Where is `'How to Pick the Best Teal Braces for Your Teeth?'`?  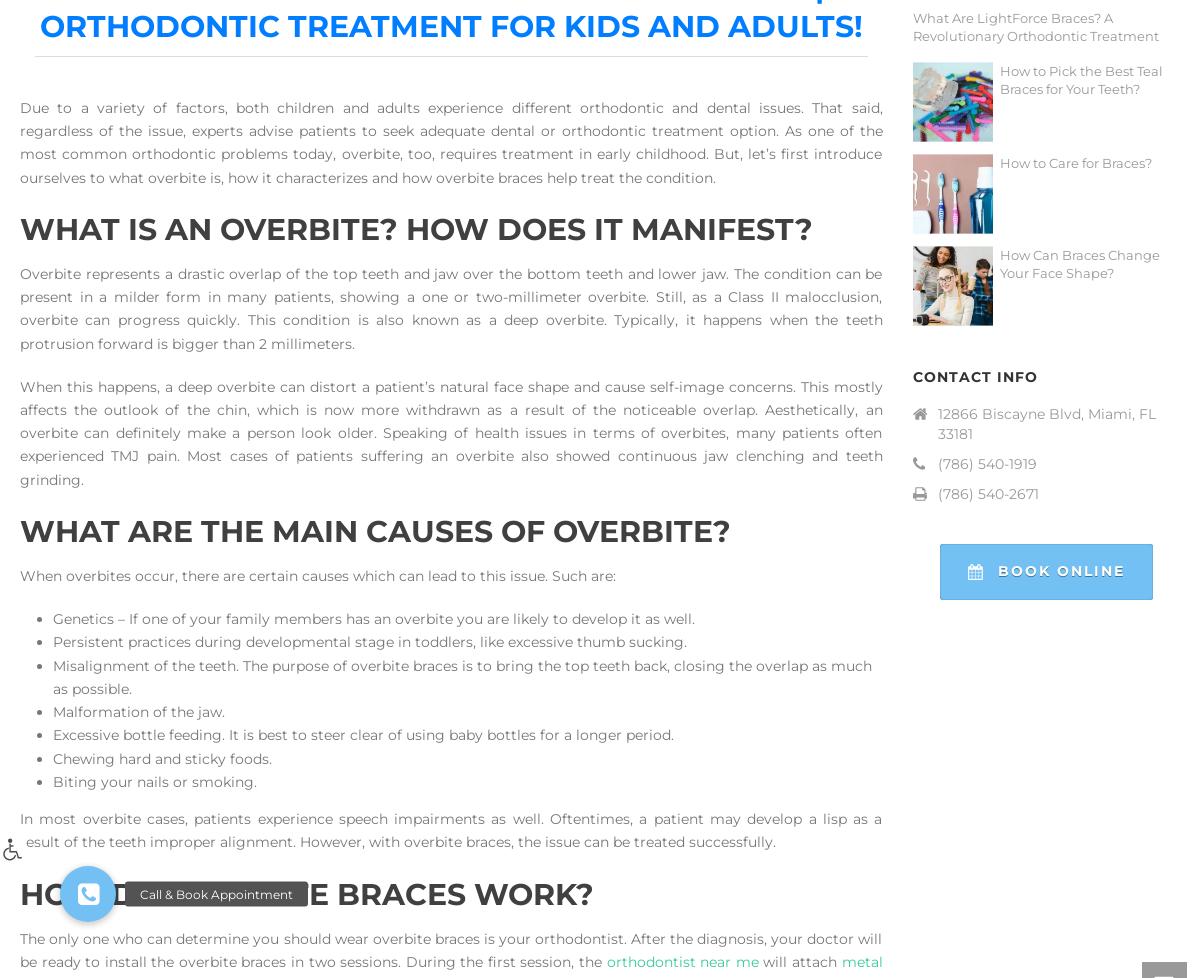 'How to Pick the Best Teal Braces for Your Teeth?' is located at coordinates (1079, 79).